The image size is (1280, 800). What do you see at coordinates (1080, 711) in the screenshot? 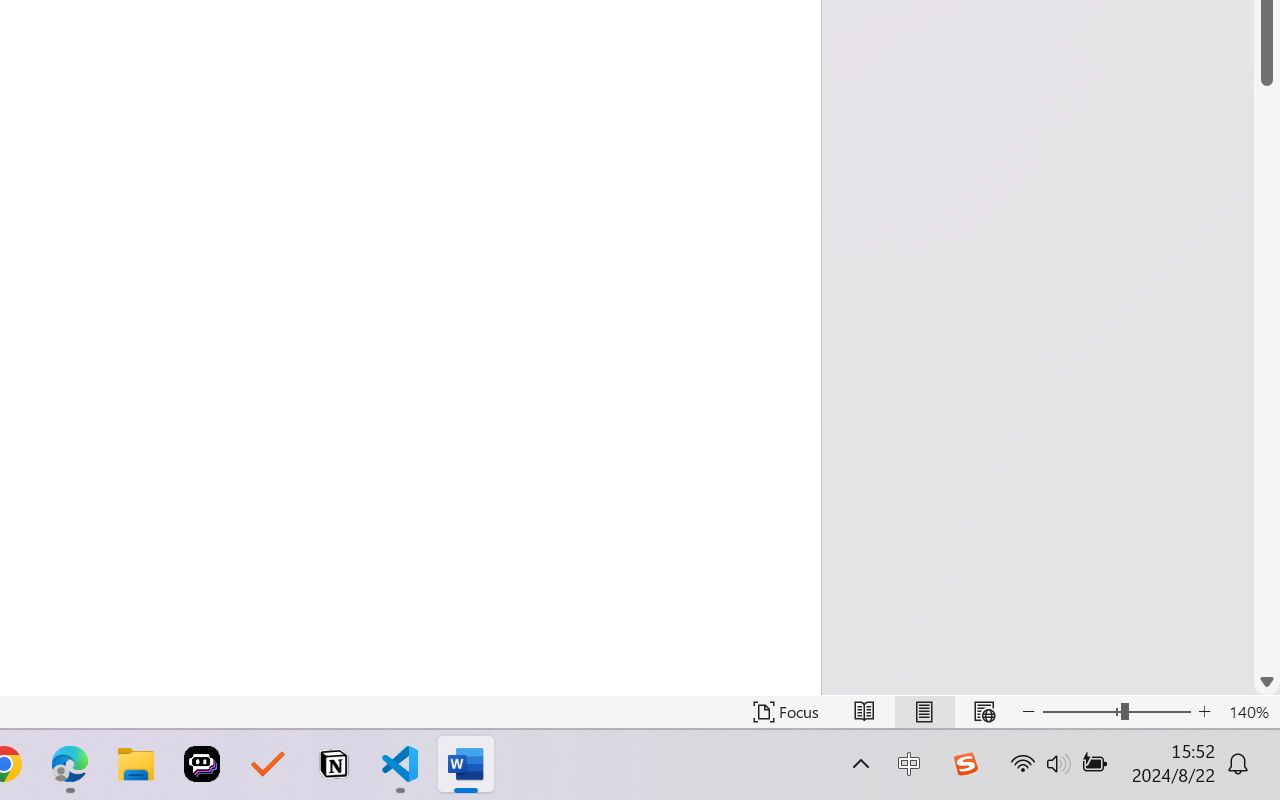
I see `'Zoom Out'` at bounding box center [1080, 711].